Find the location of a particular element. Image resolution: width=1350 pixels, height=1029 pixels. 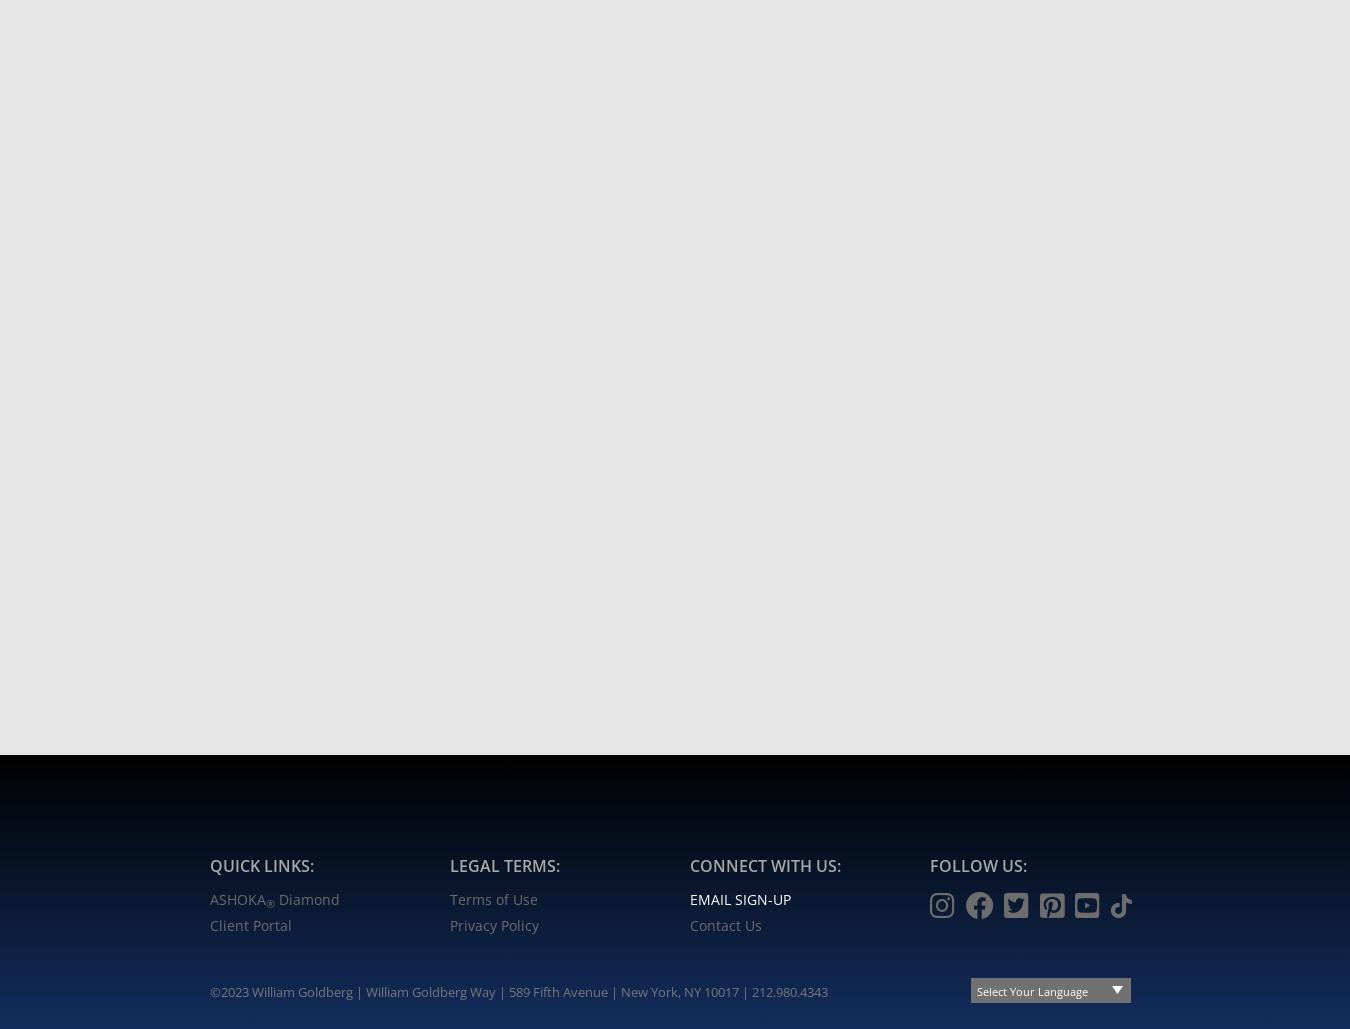

'Diamond' is located at coordinates (273, 899).